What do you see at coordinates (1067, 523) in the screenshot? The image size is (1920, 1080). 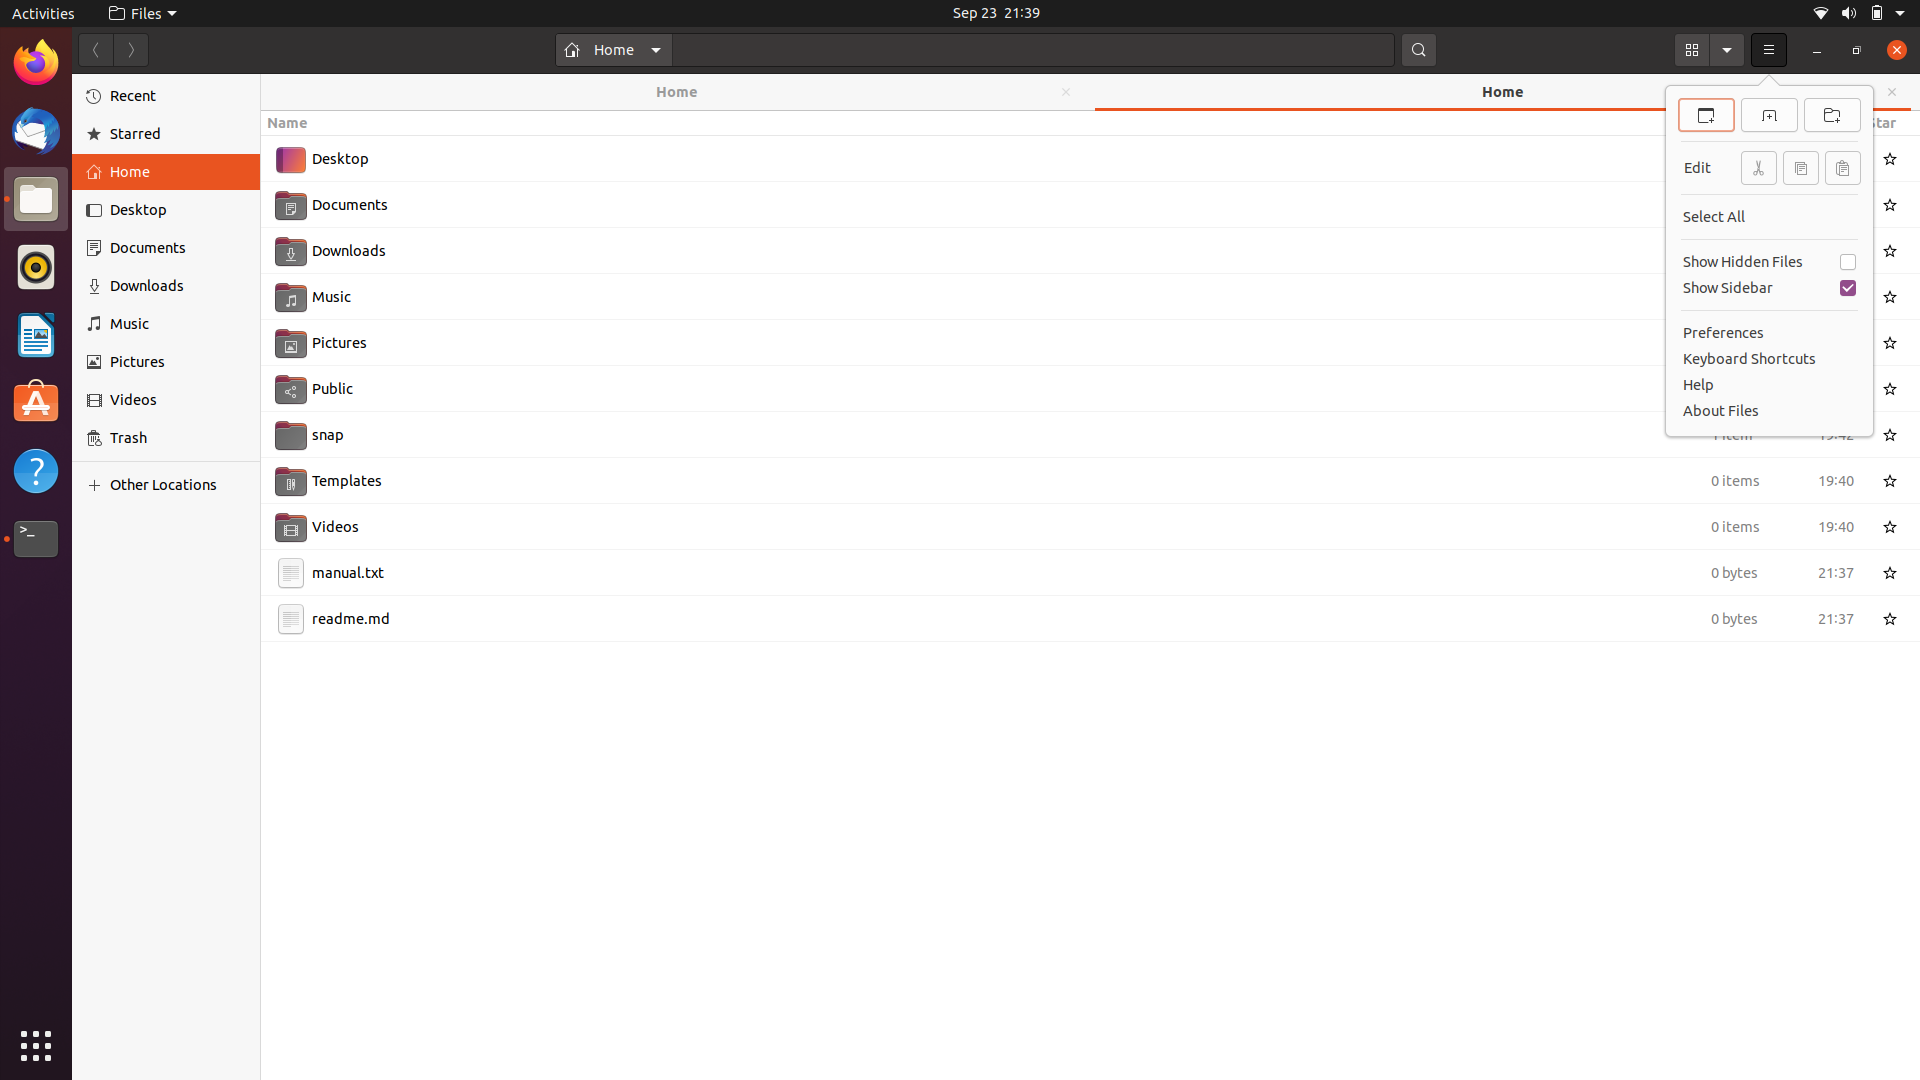 I see `Direct the cursor to "Videos" by utilizing the mouse and open the folder via keyboard typing` at bounding box center [1067, 523].